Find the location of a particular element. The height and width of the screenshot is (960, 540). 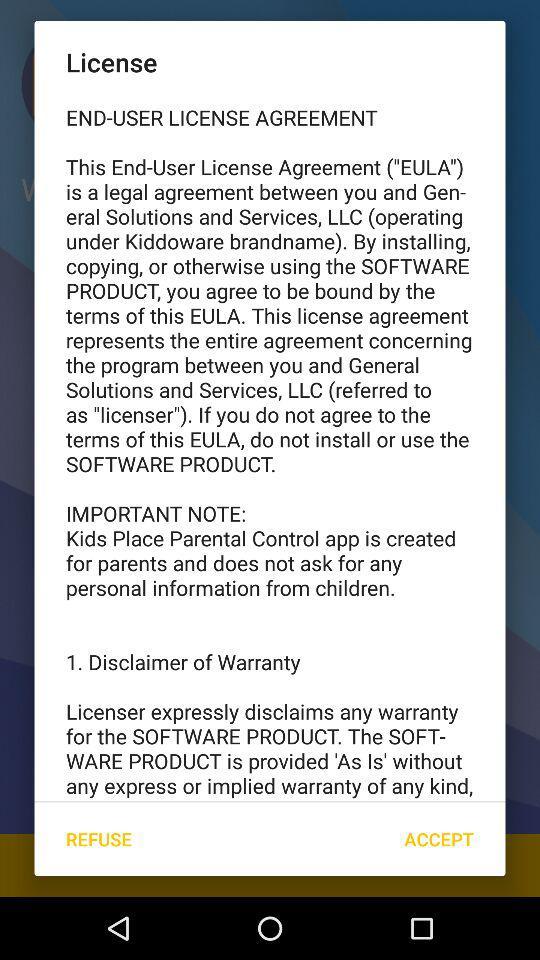

item at the bottom right corner is located at coordinates (438, 839).